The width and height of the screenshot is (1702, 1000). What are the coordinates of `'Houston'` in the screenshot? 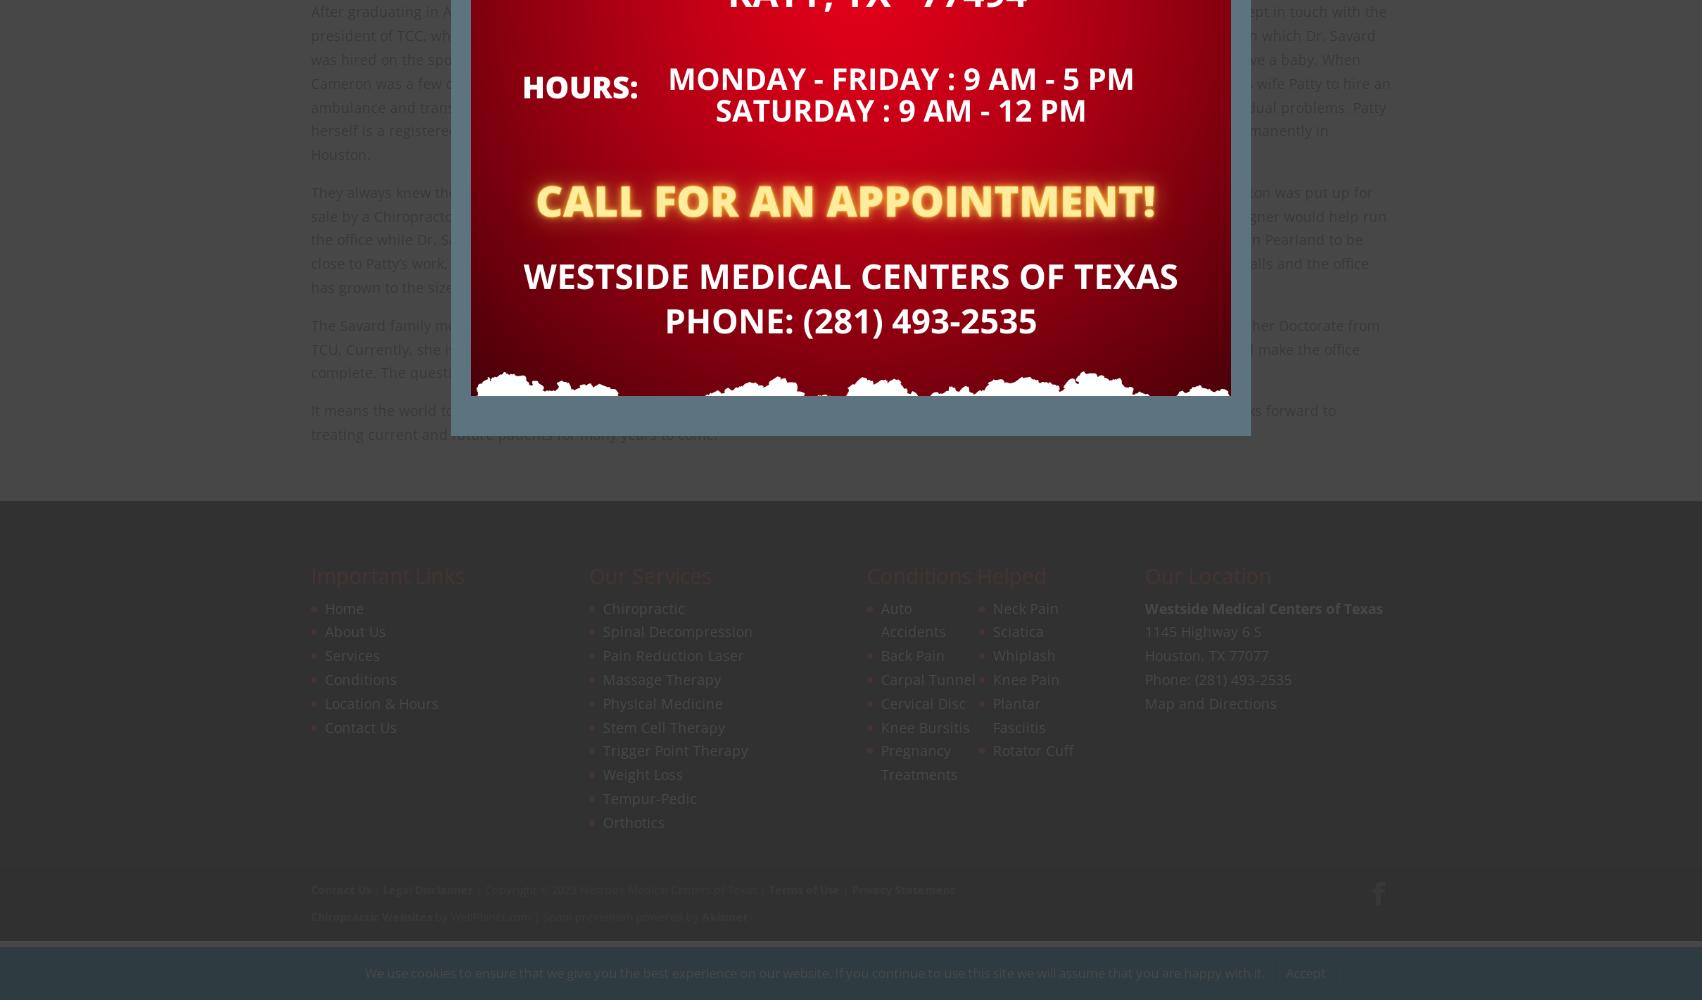 It's located at (1173, 655).